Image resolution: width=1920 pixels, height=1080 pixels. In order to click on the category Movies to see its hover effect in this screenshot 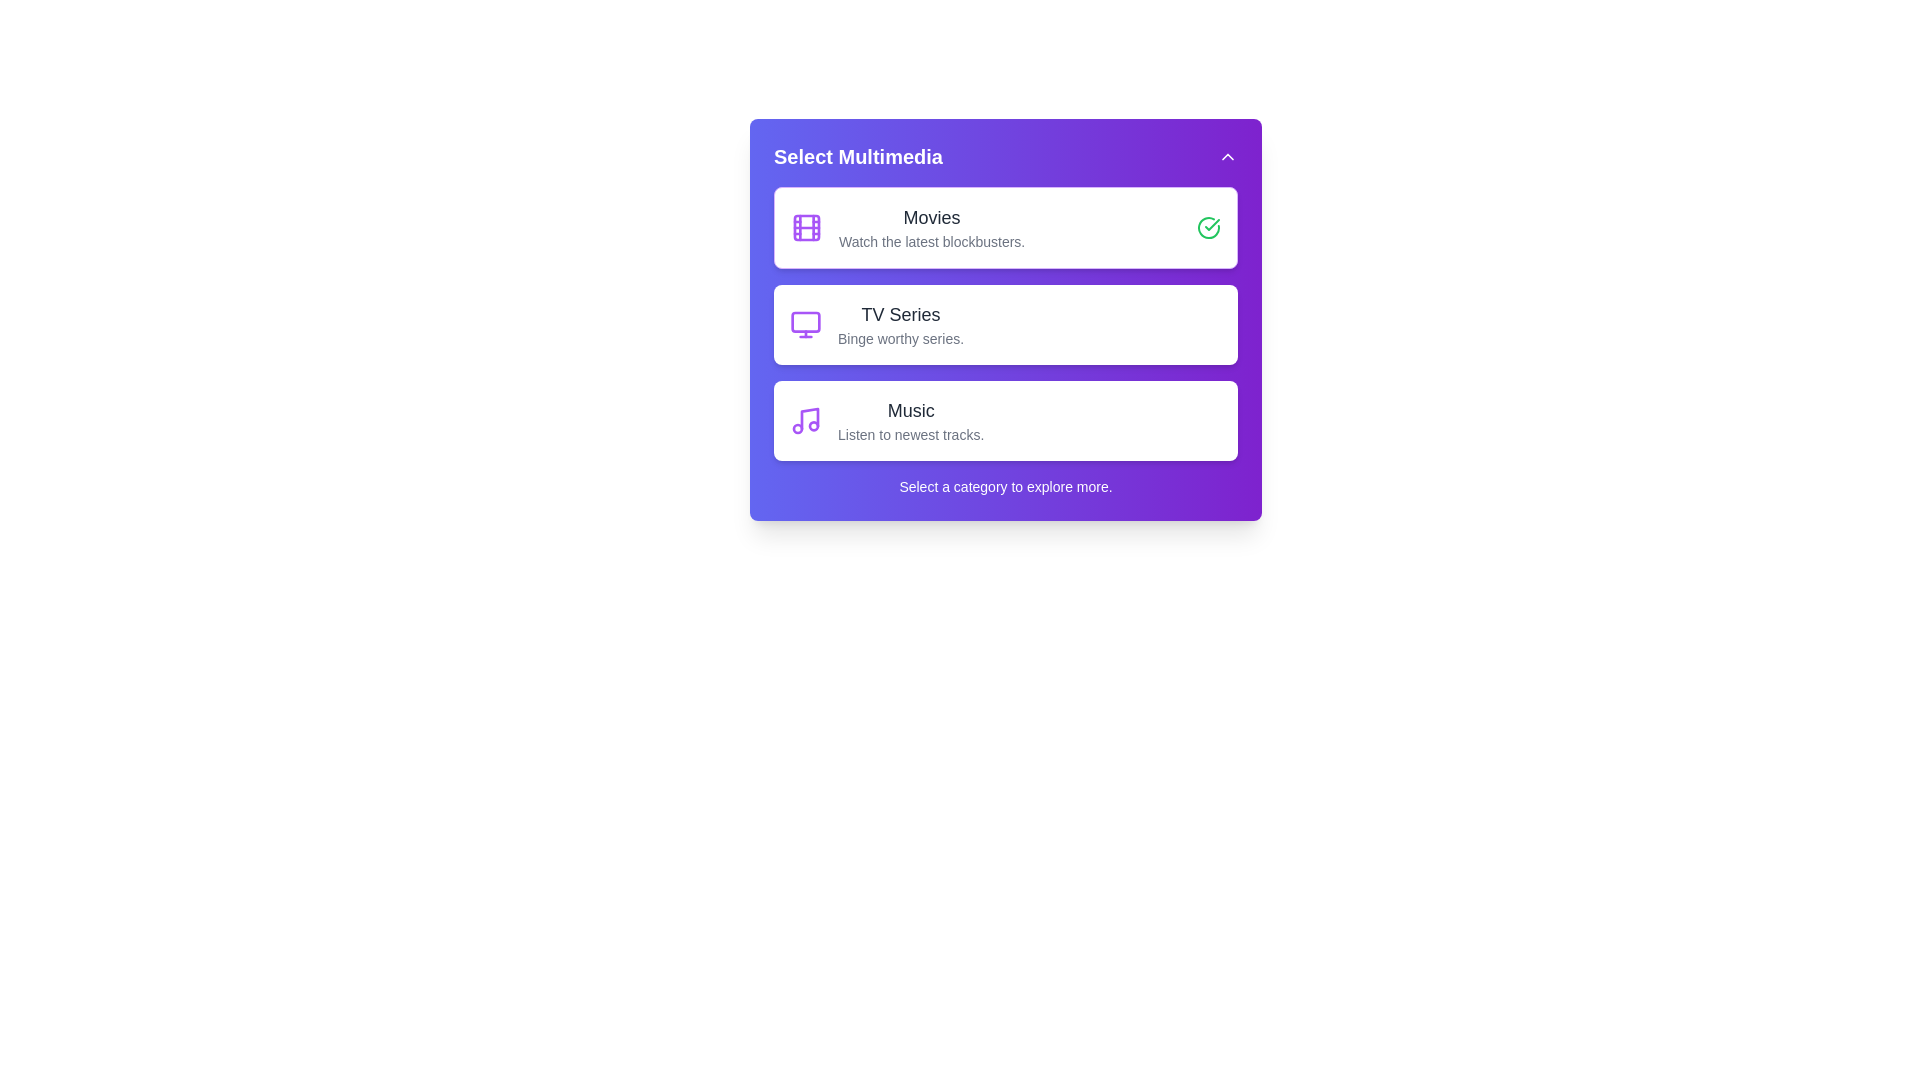, I will do `click(1006, 226)`.